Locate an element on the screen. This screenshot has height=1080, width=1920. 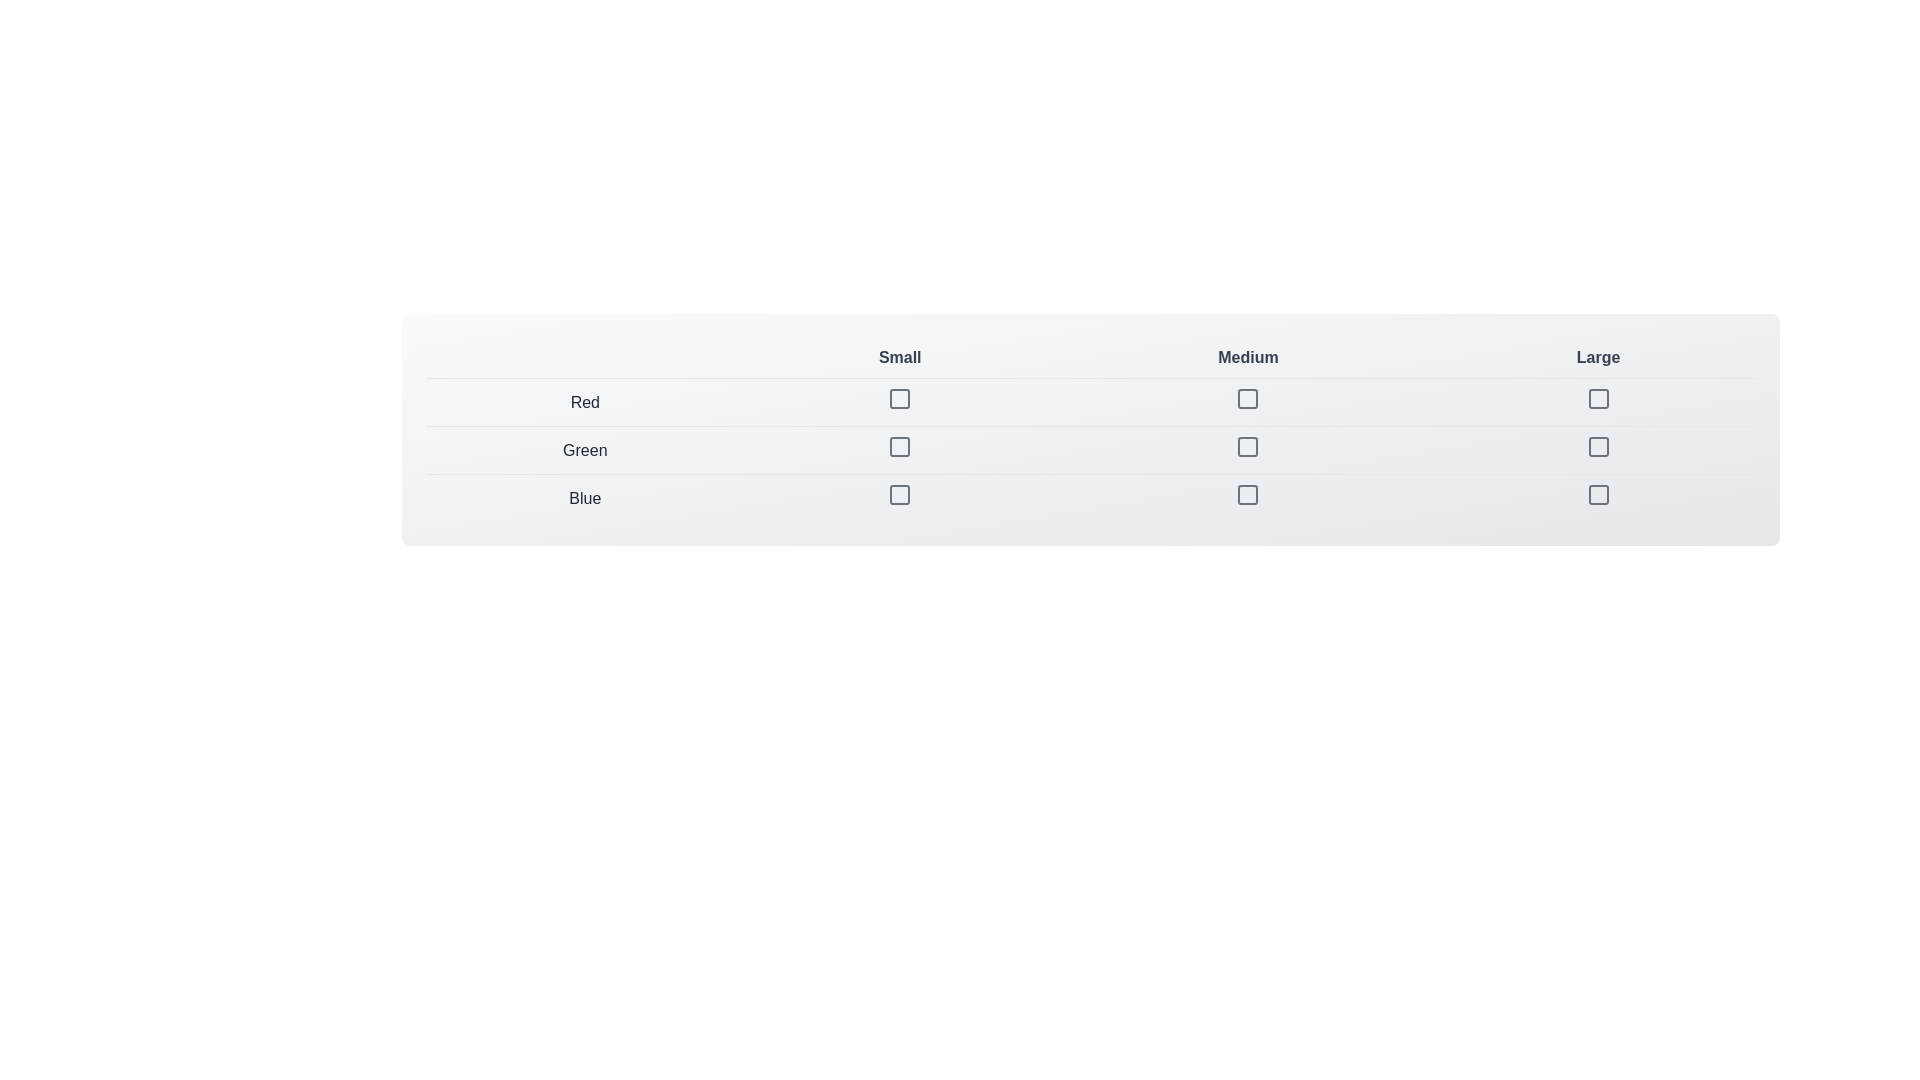
the checkbox for the 'Large' option is located at coordinates (1597, 446).